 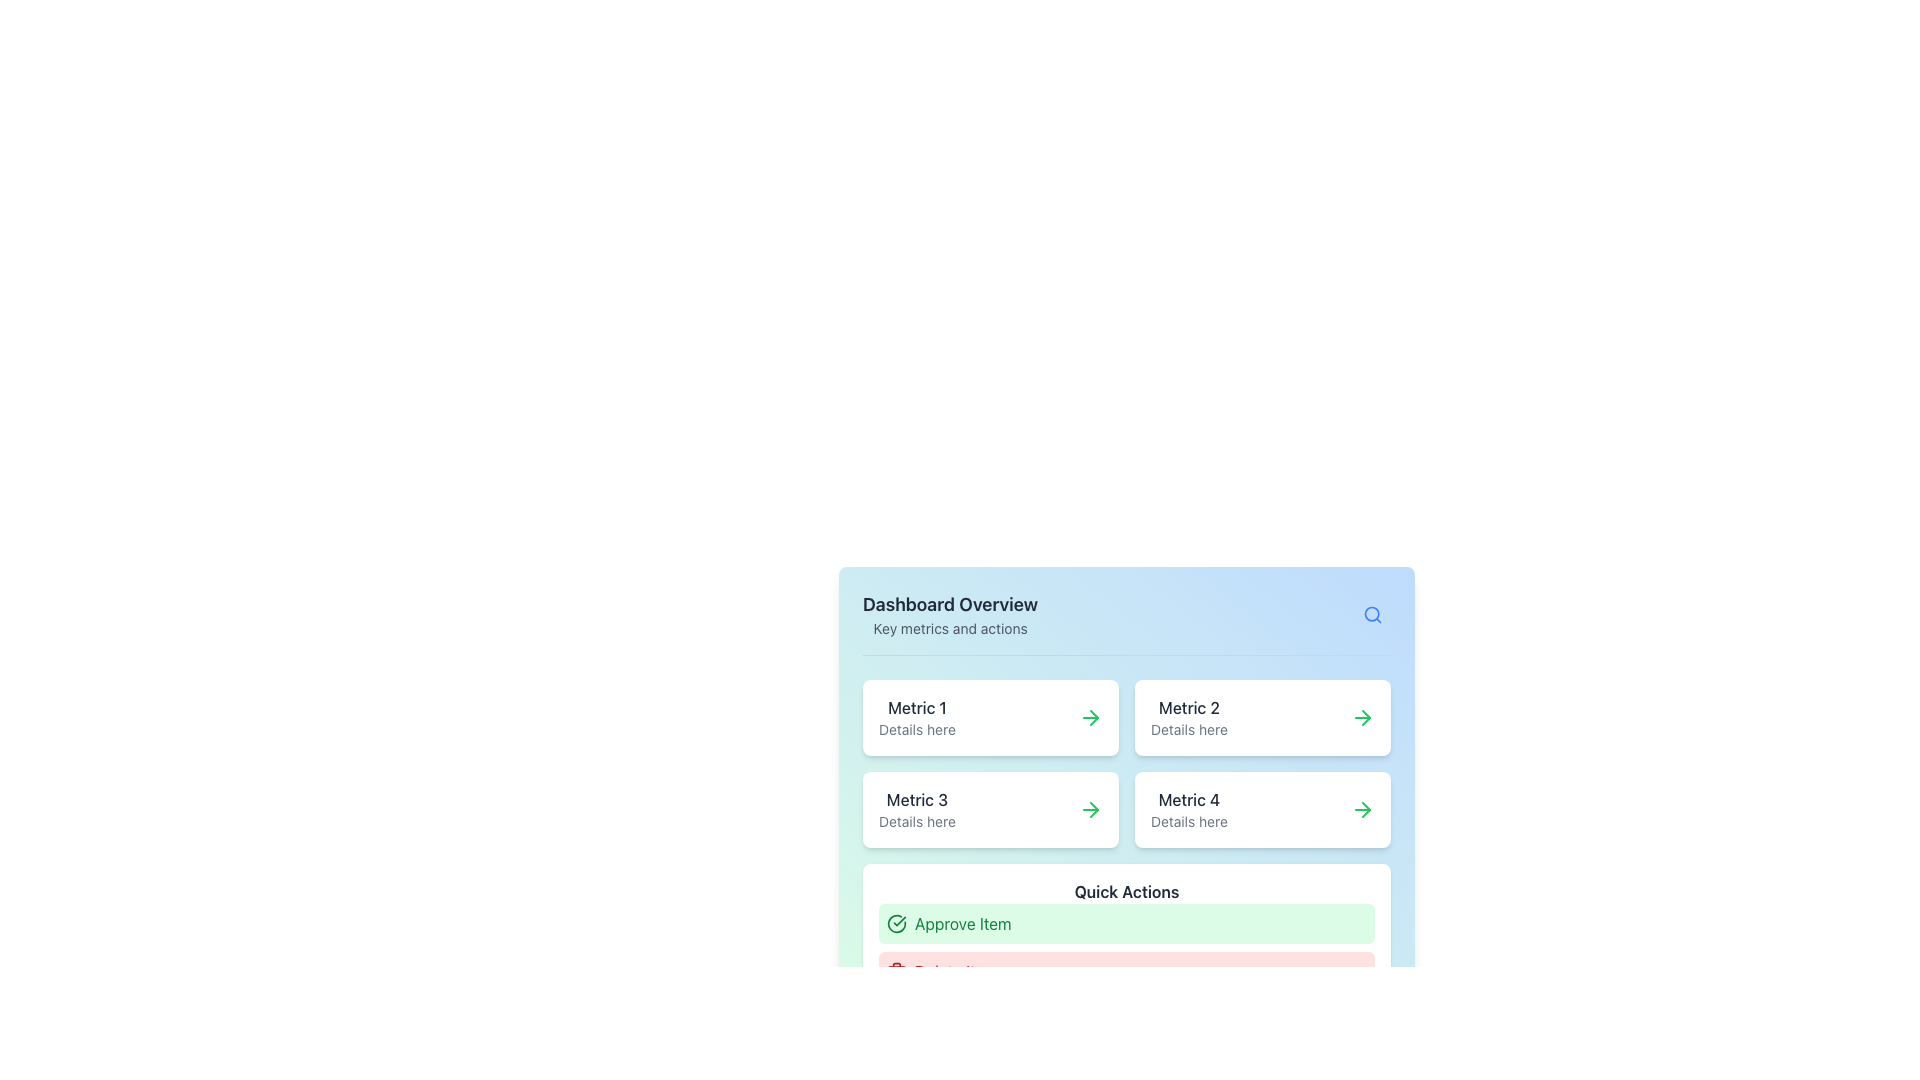 I want to click on the navigation arrow icon located at the far-right side of the 'Metric 1' card, so click(x=1089, y=716).